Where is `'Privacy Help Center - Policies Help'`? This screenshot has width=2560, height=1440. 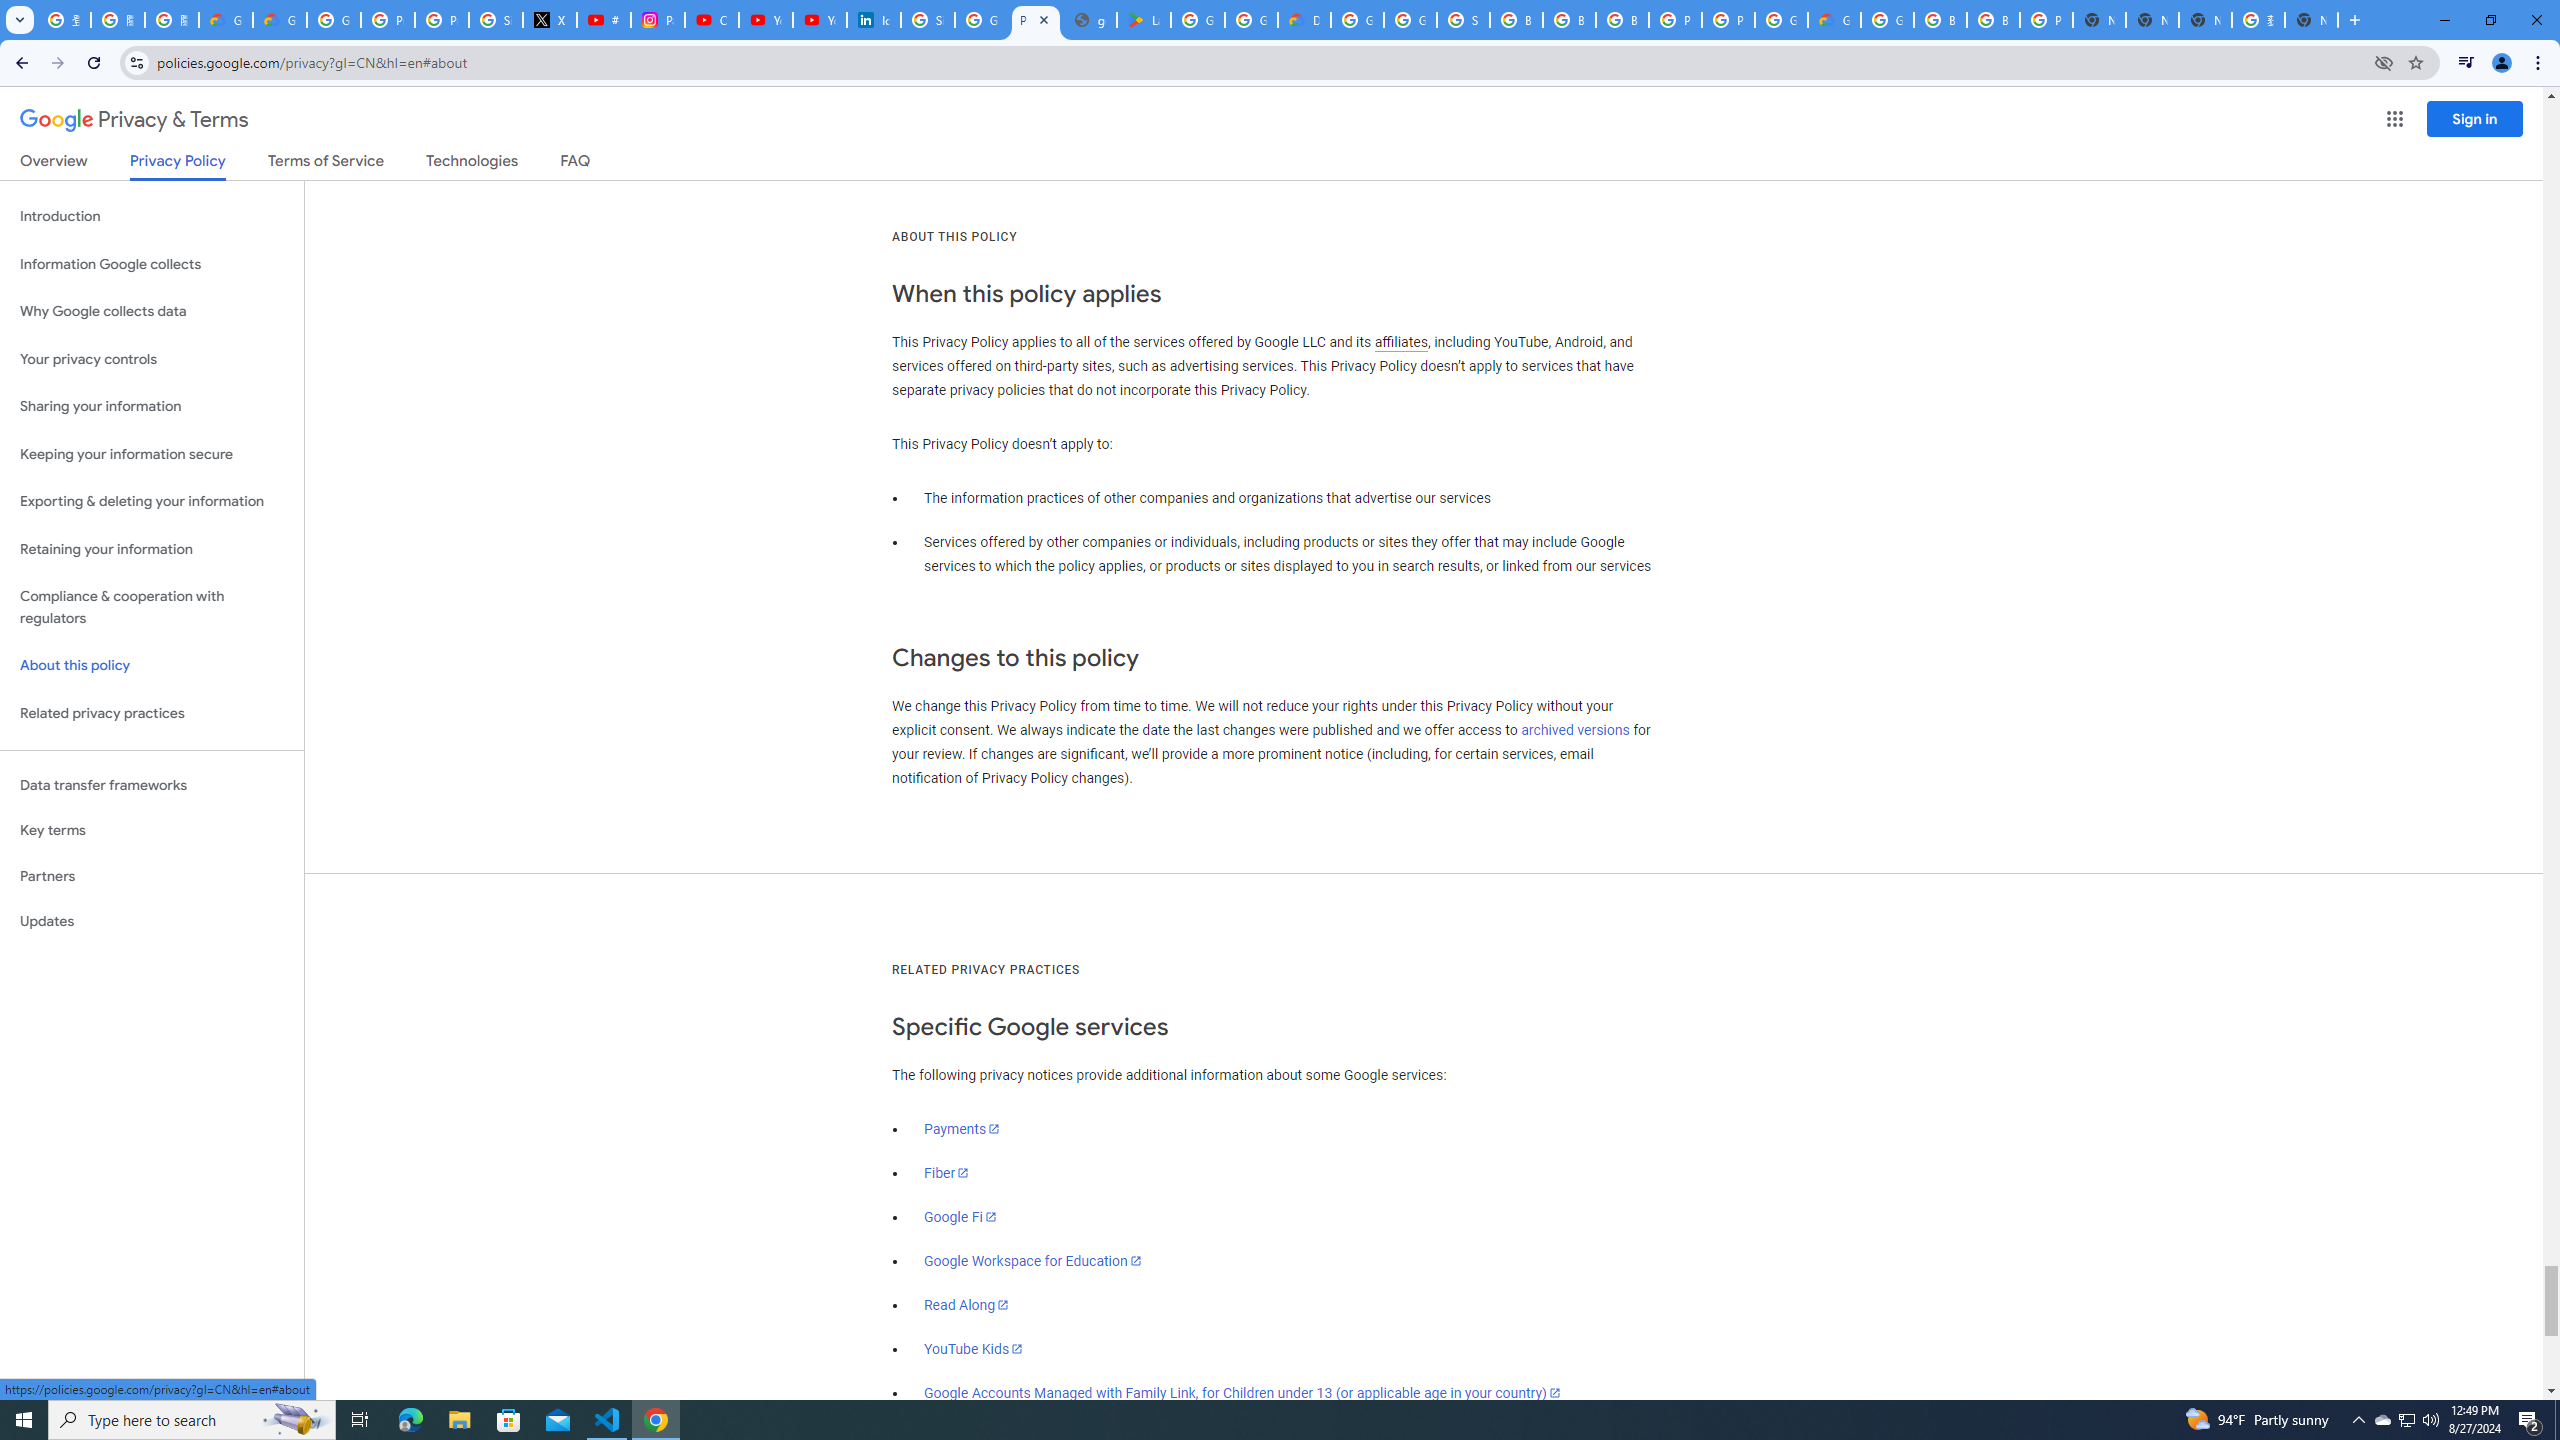 'Privacy Help Center - Policies Help' is located at coordinates (441, 19).